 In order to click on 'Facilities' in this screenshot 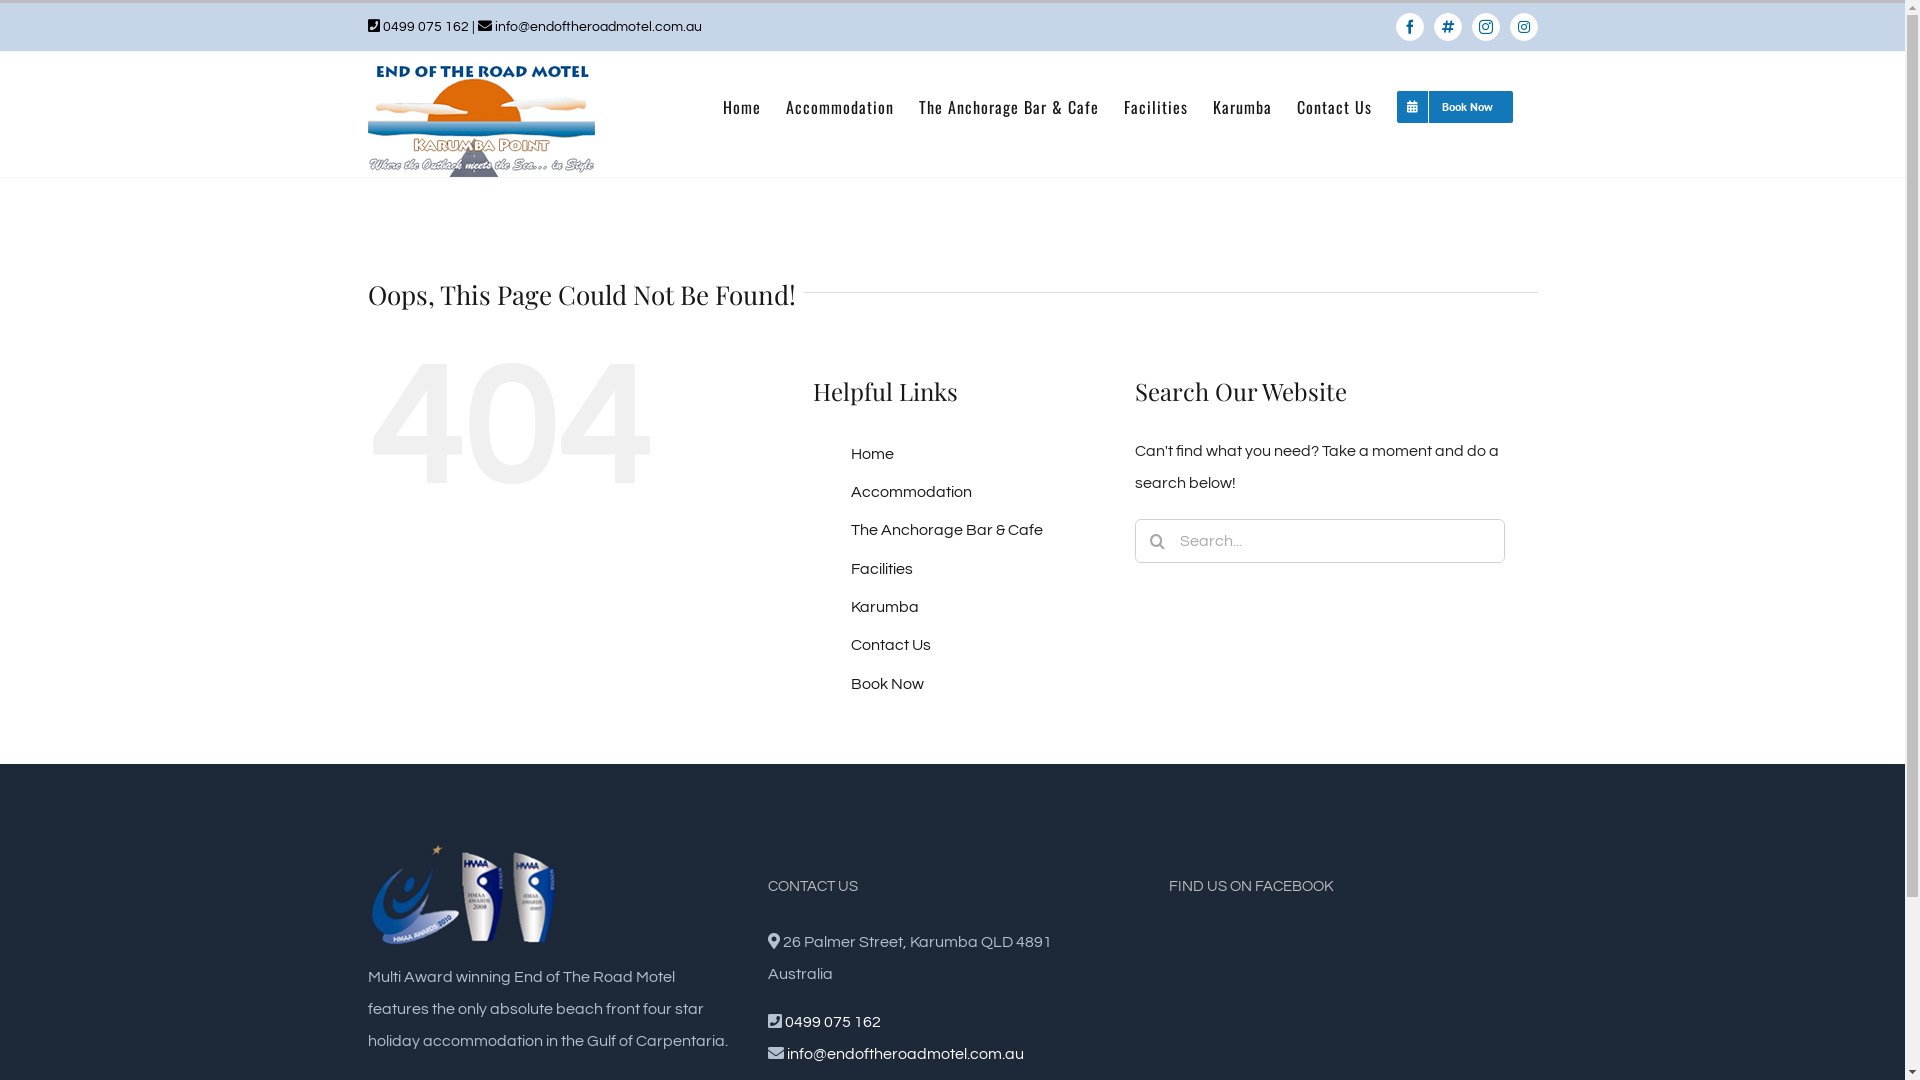, I will do `click(881, 569)`.